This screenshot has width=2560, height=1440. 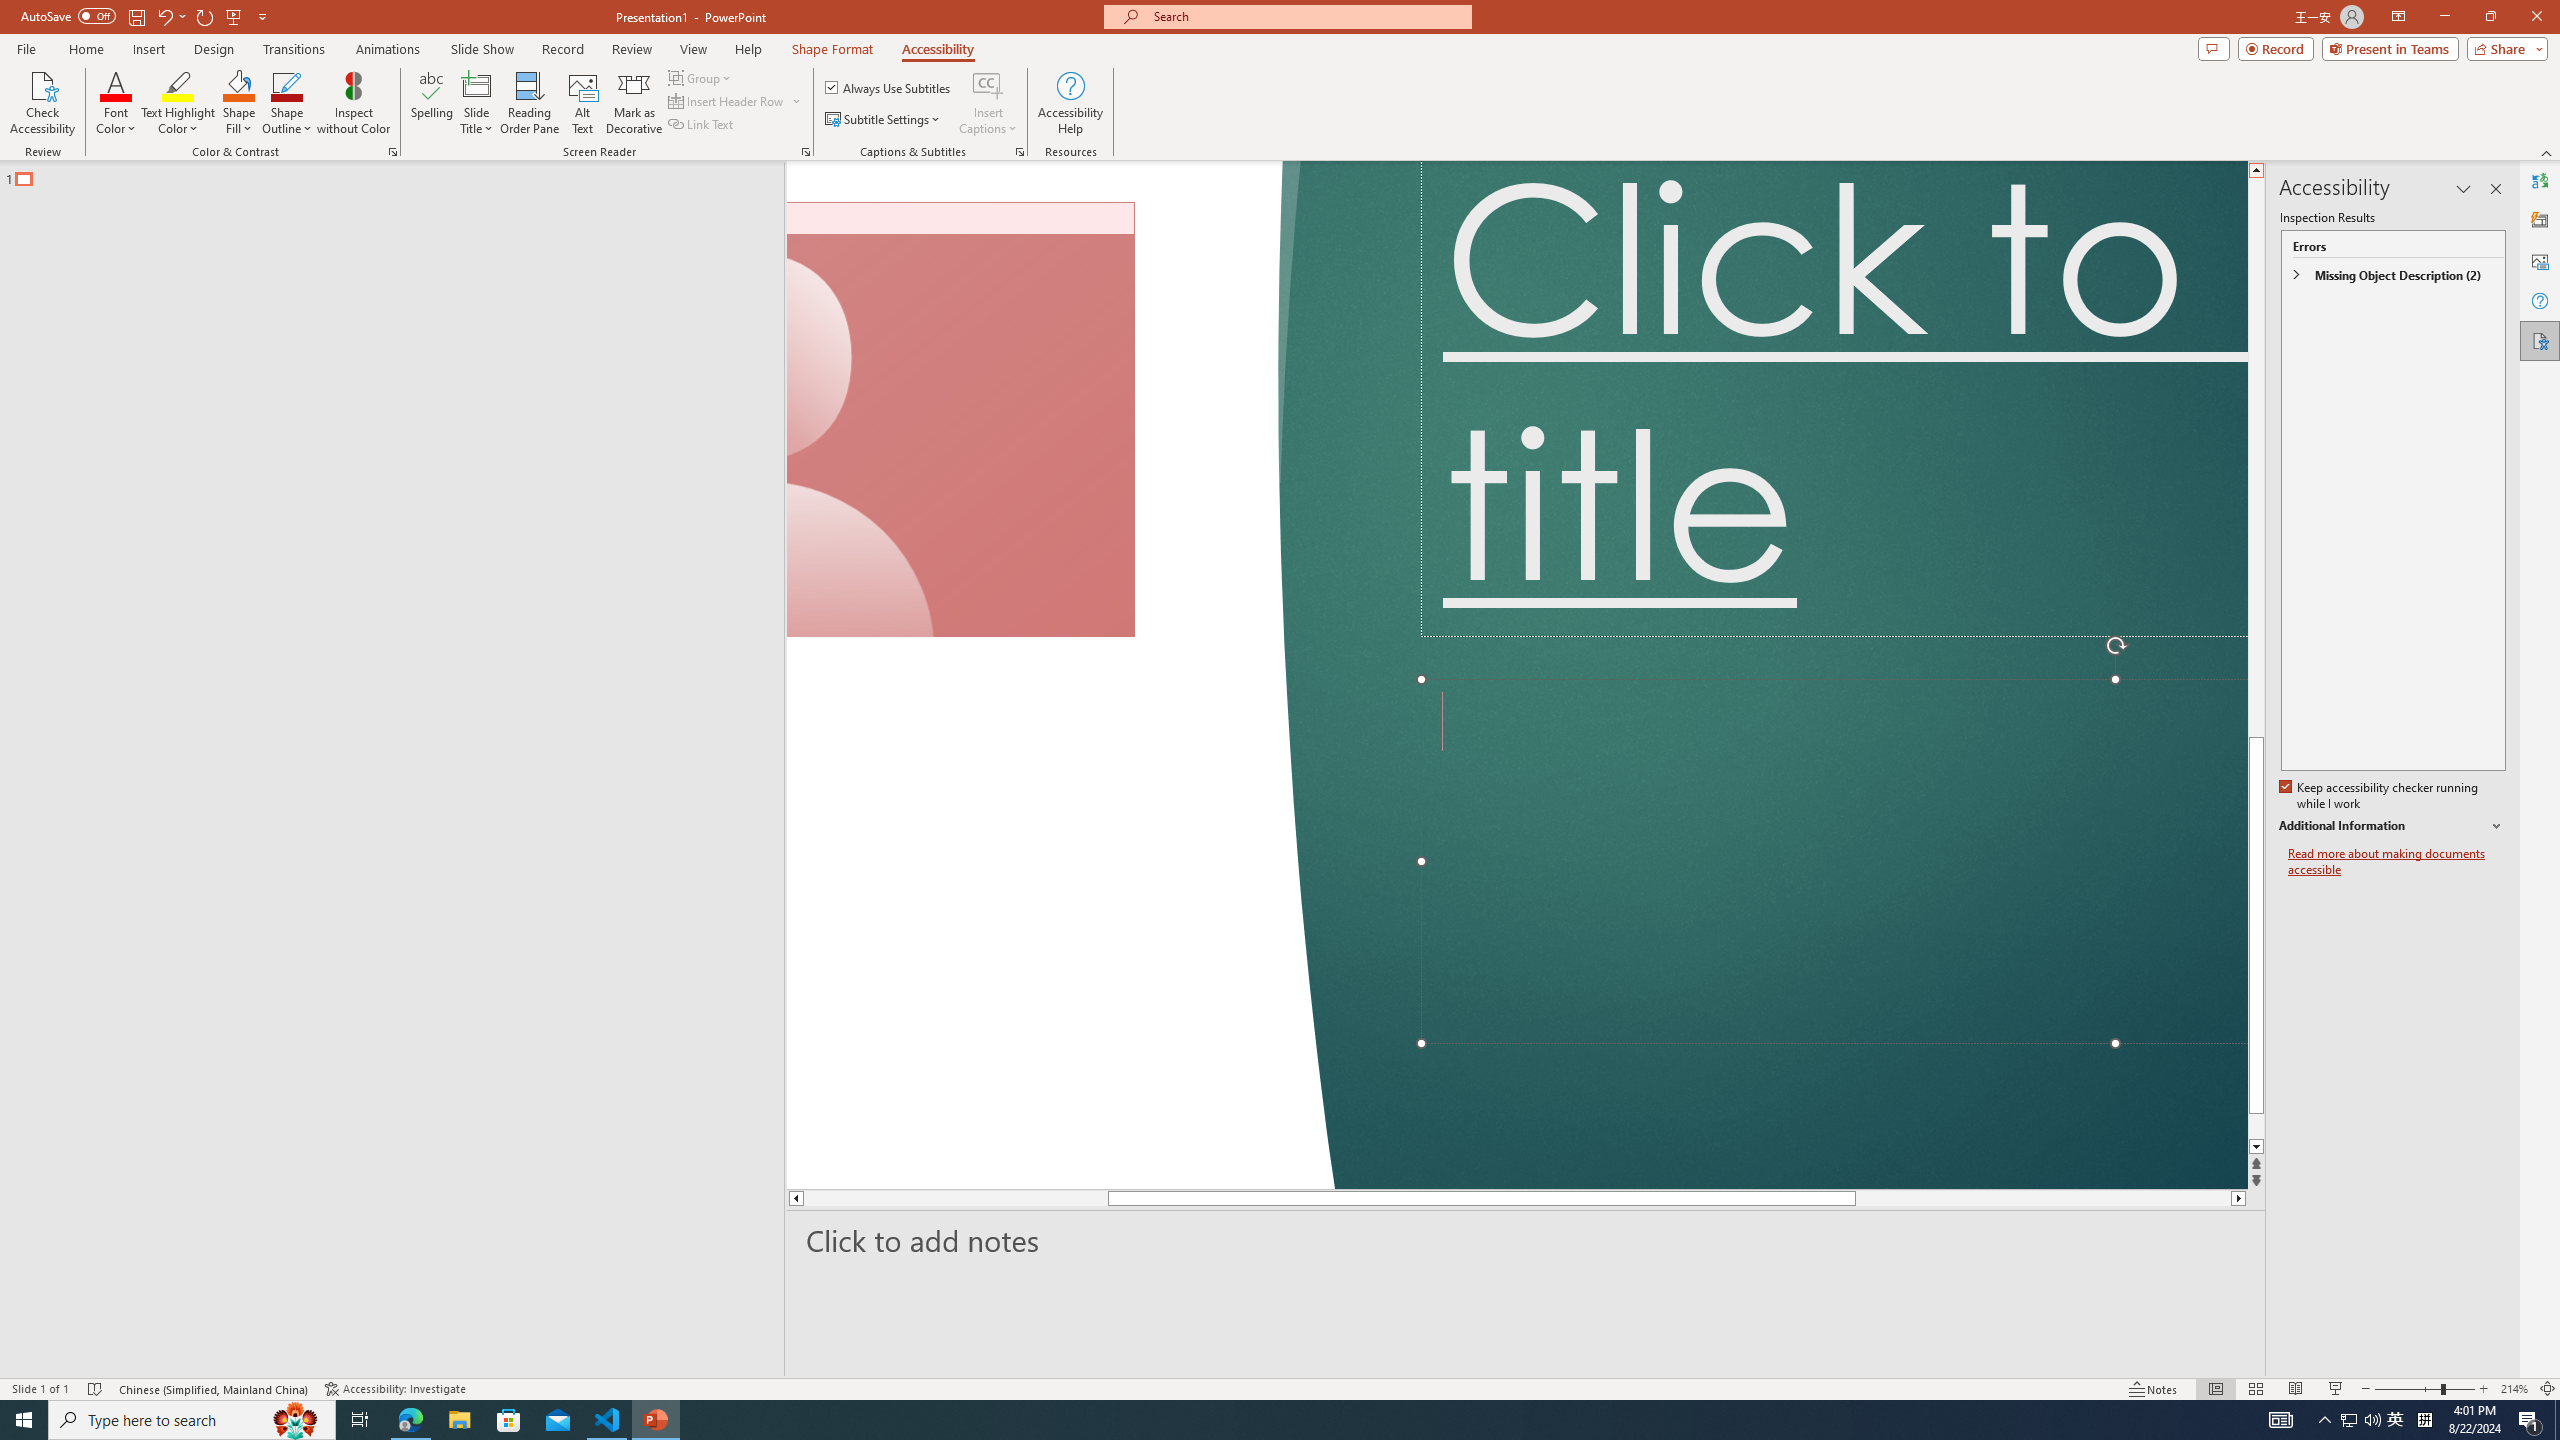 What do you see at coordinates (239, 84) in the screenshot?
I see `'Shape Fill Orange, Accent 2'` at bounding box center [239, 84].